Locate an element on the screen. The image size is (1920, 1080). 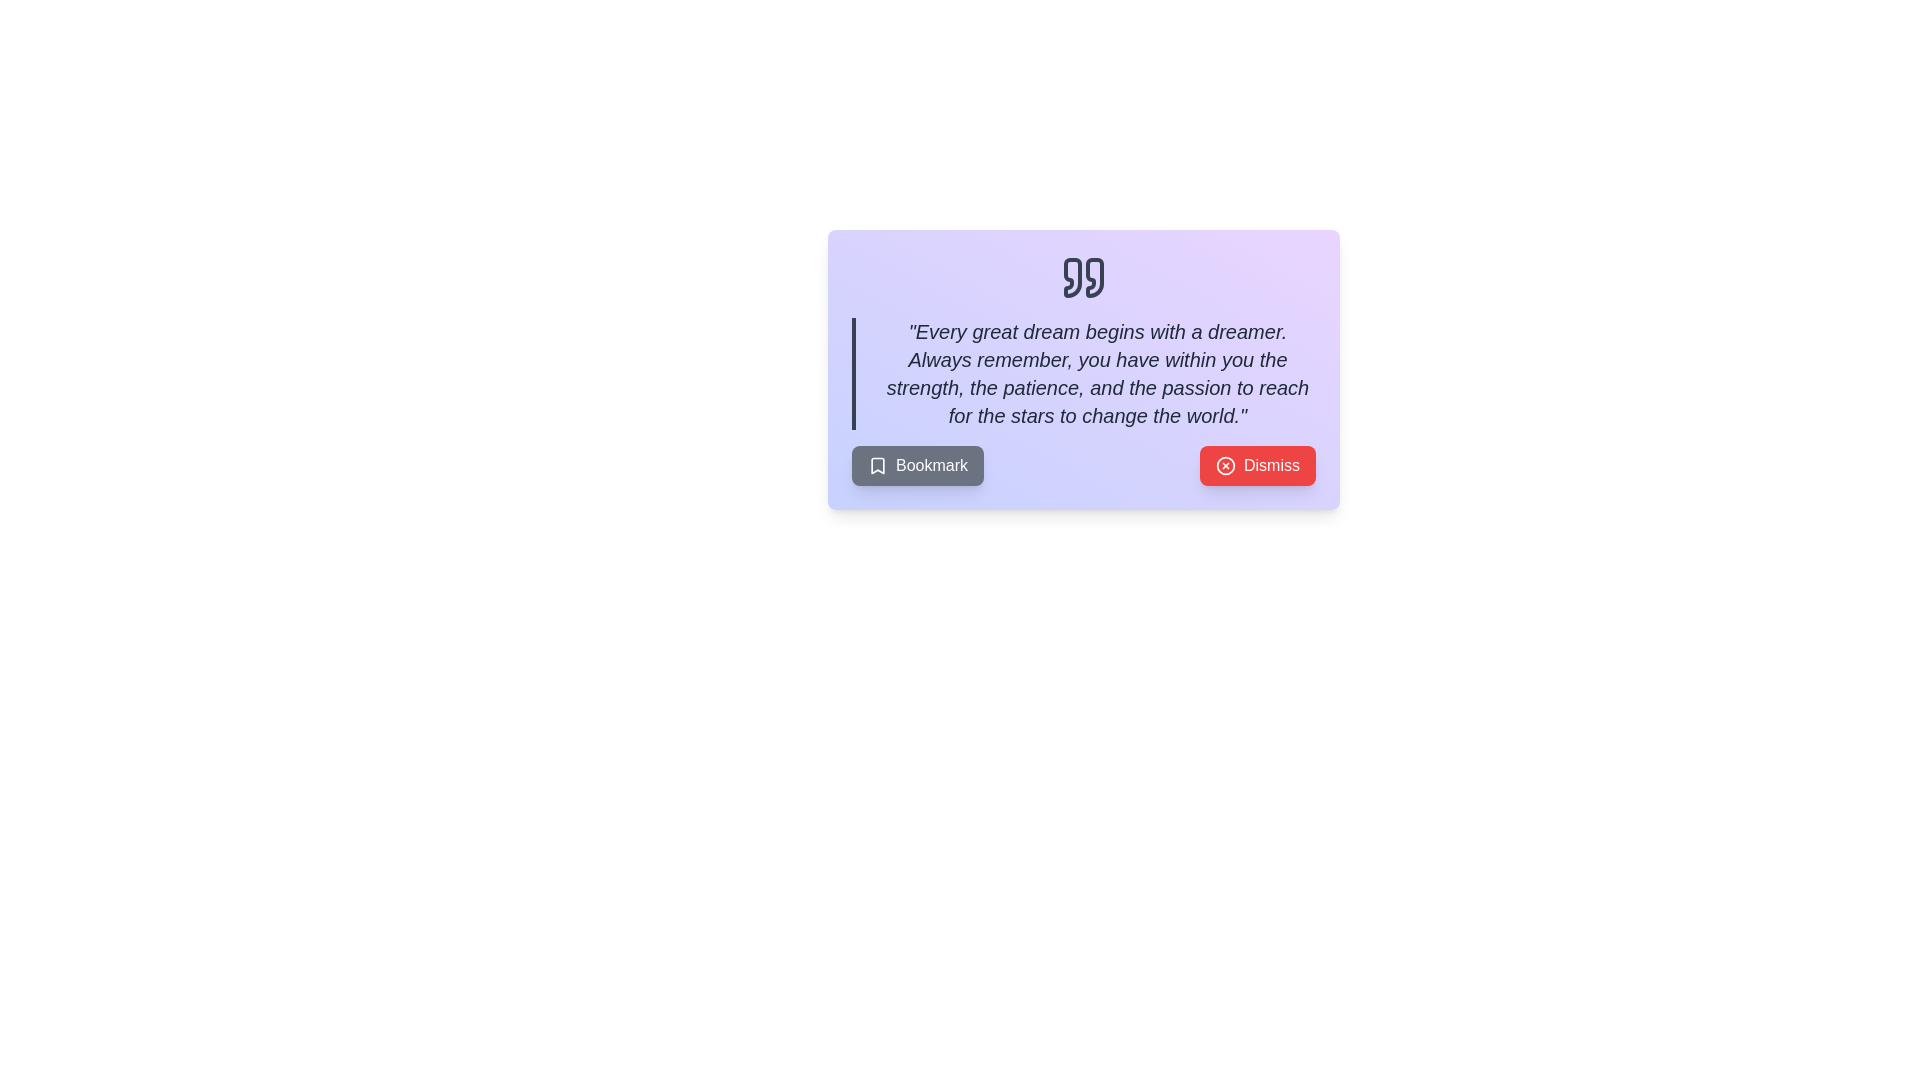
the gray quotation marks icon located at the center top of the card, which serves as a header for the content below is located at coordinates (1083, 277).